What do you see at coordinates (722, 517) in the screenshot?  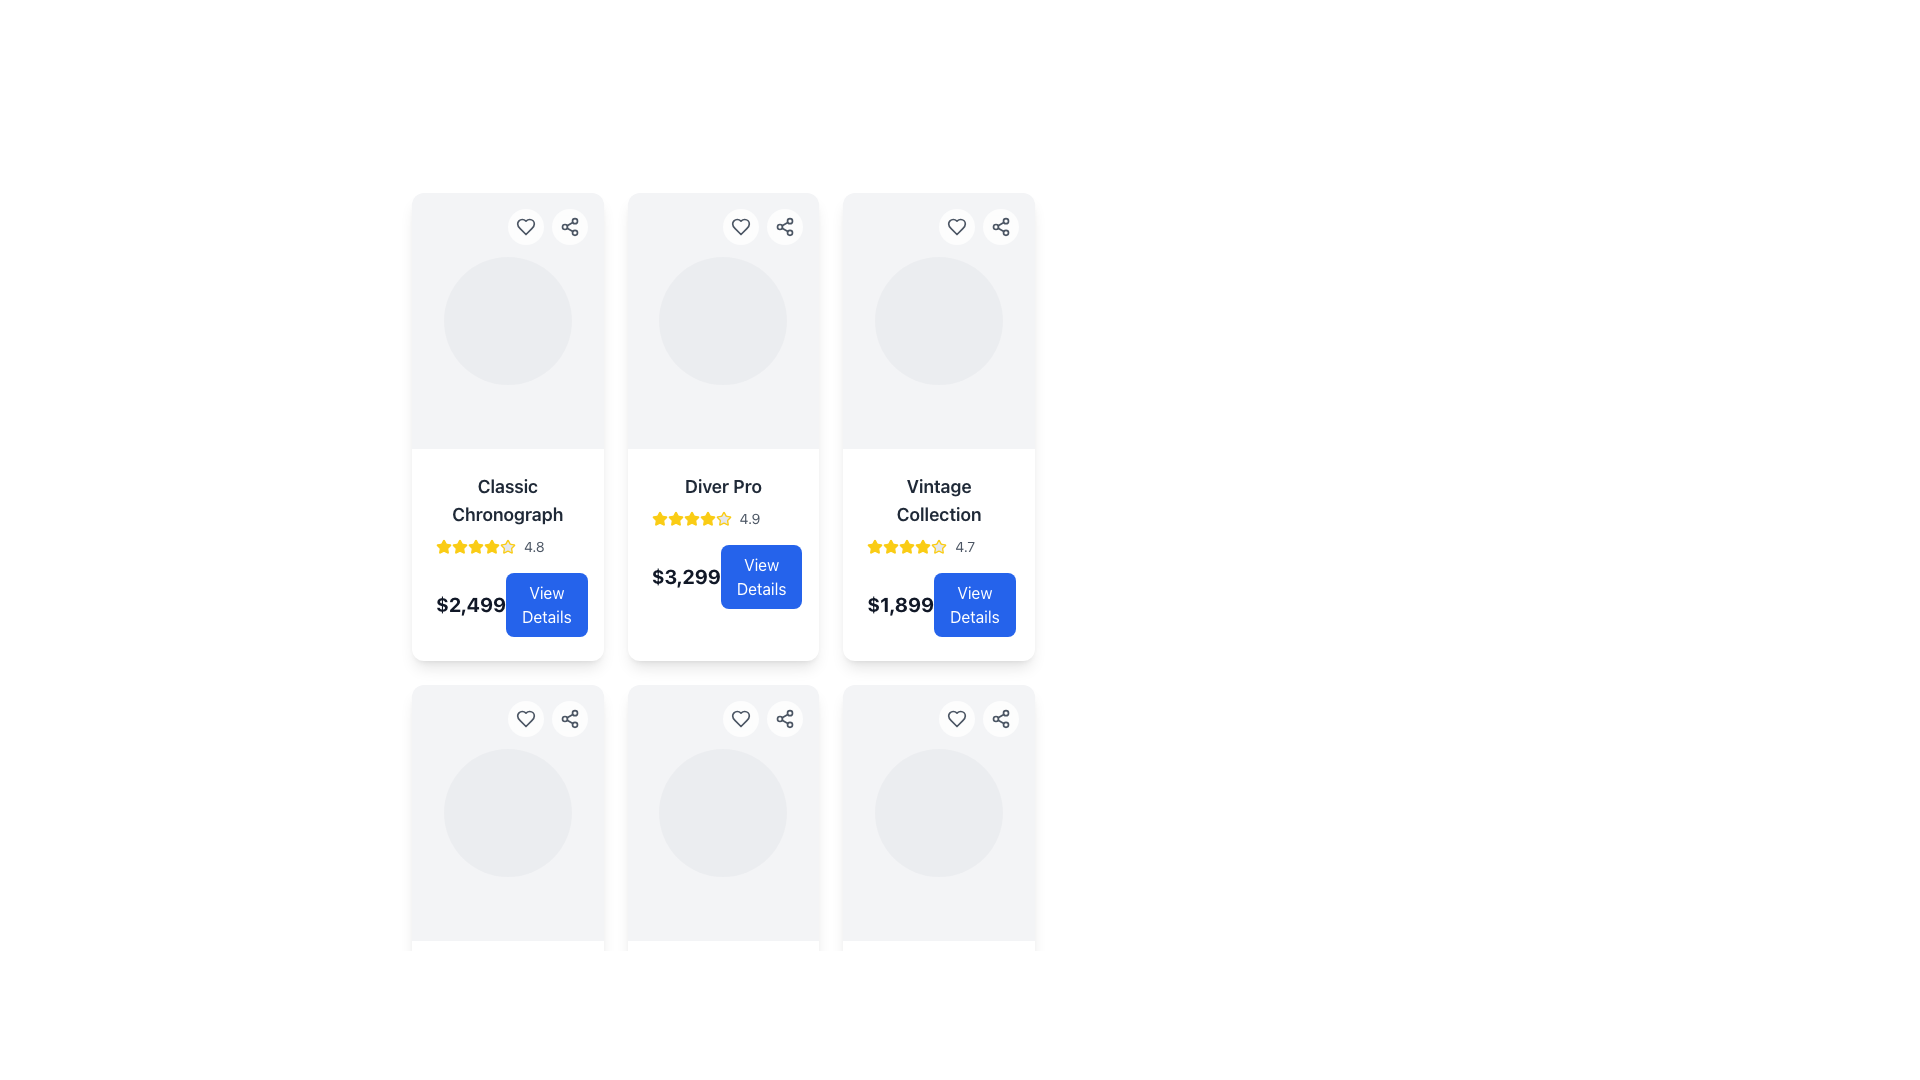 I see `the second star-shaped icon in the rating feature of the Diver Pro item card, which is styled with a yellow fill and located in the middle column of the top row` at bounding box center [722, 517].